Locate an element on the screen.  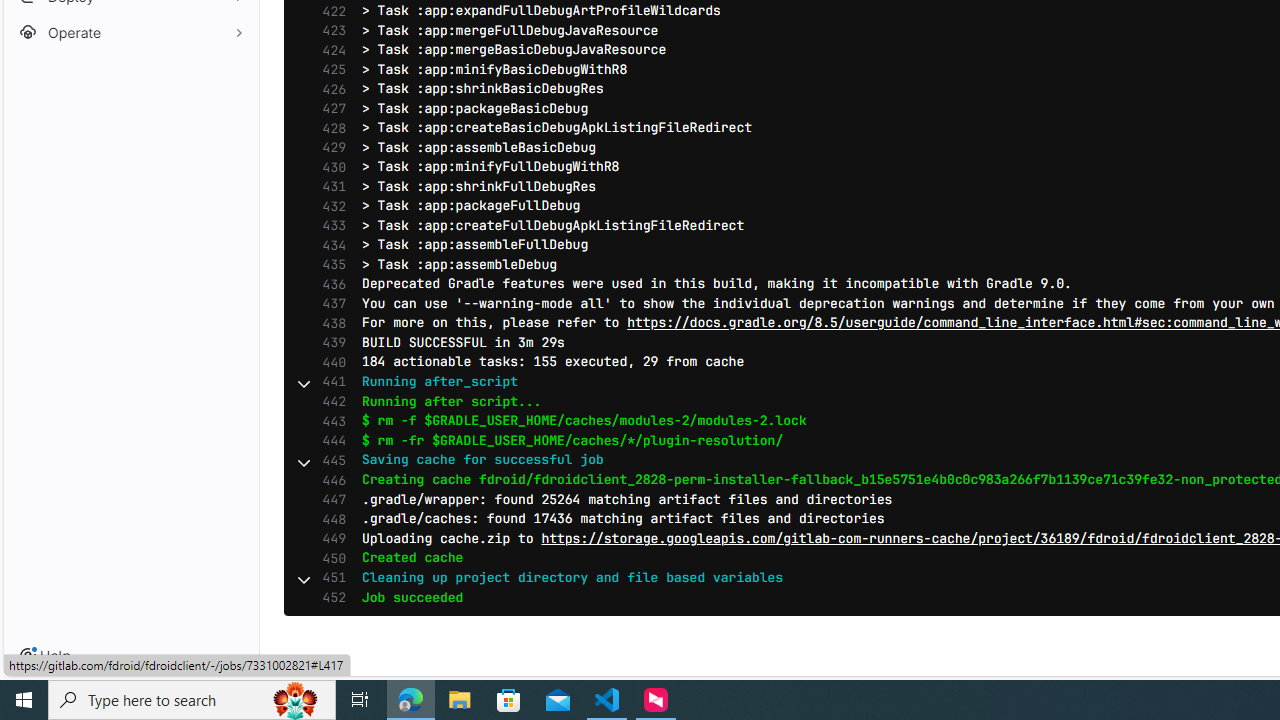
'436' is located at coordinates (329, 284).